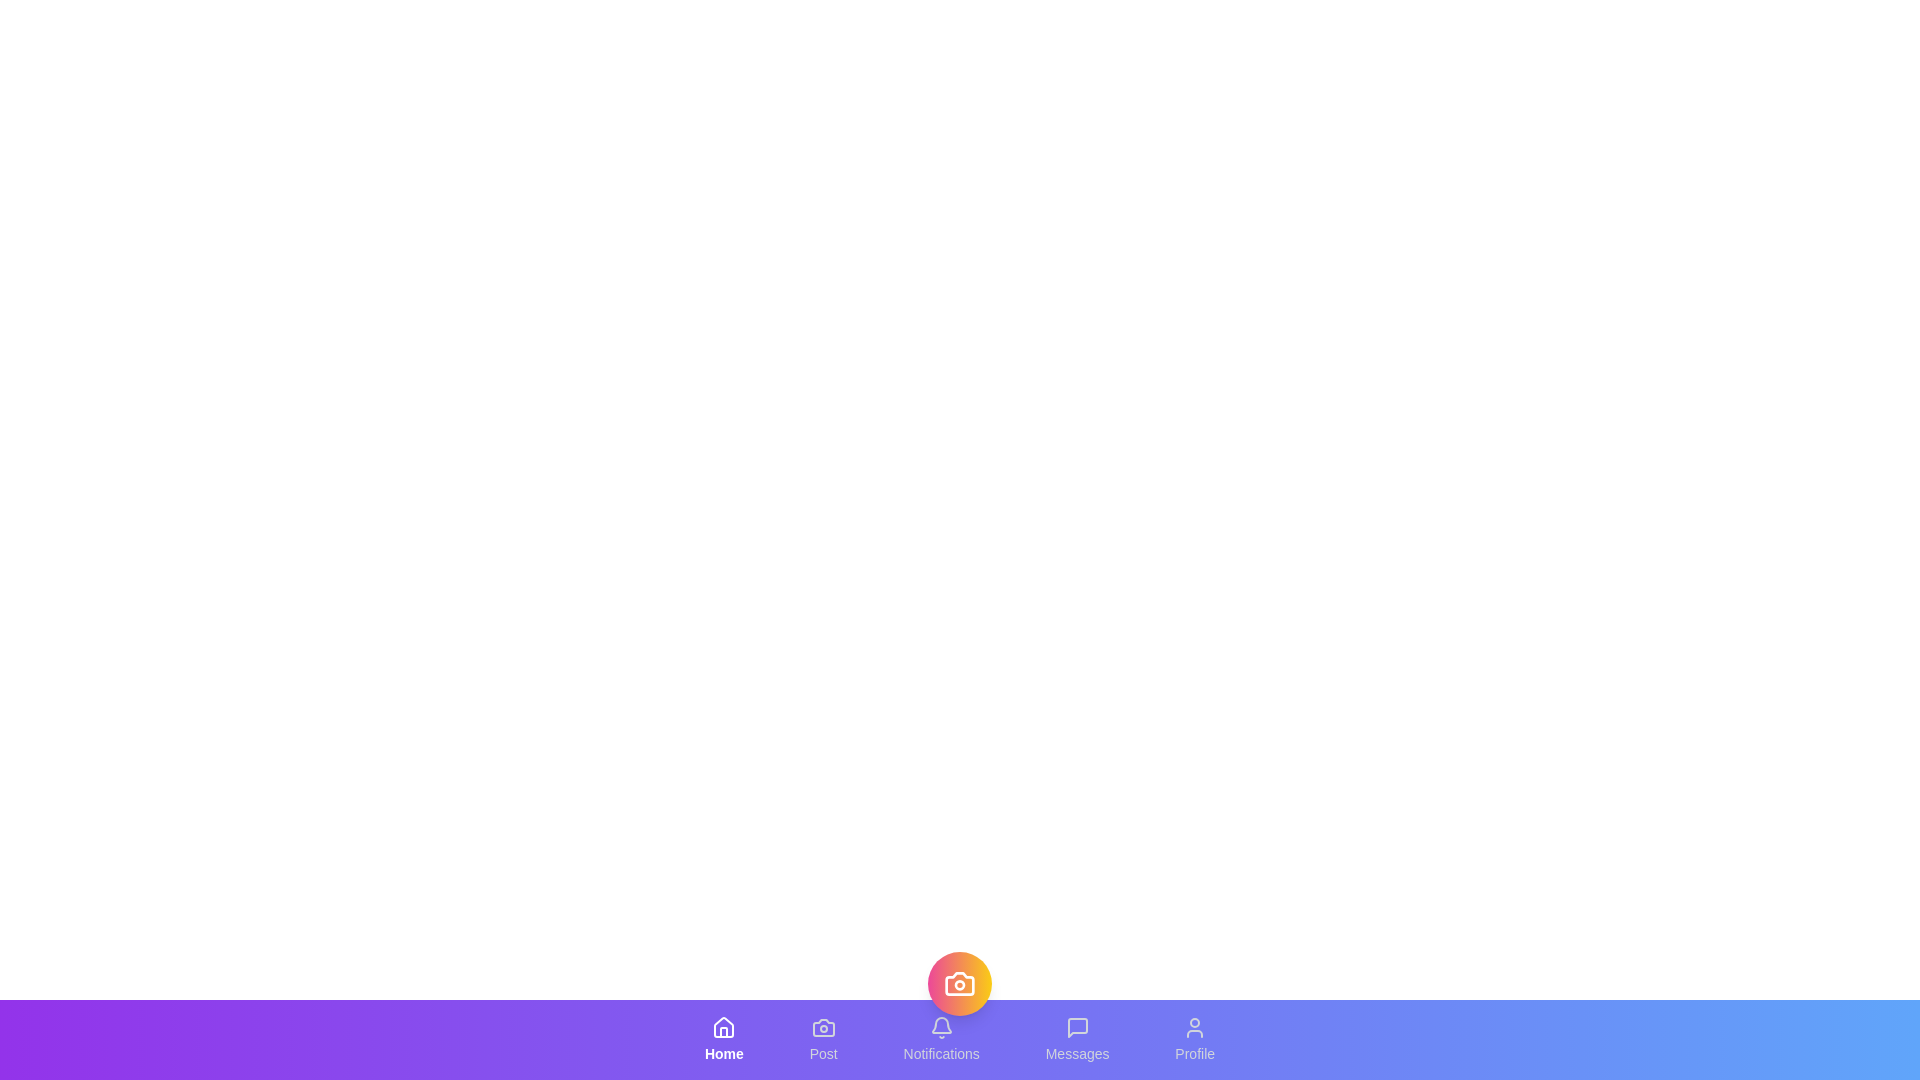  Describe the element at coordinates (1076, 1039) in the screenshot. I see `the Messages tab to switch to its section` at that location.